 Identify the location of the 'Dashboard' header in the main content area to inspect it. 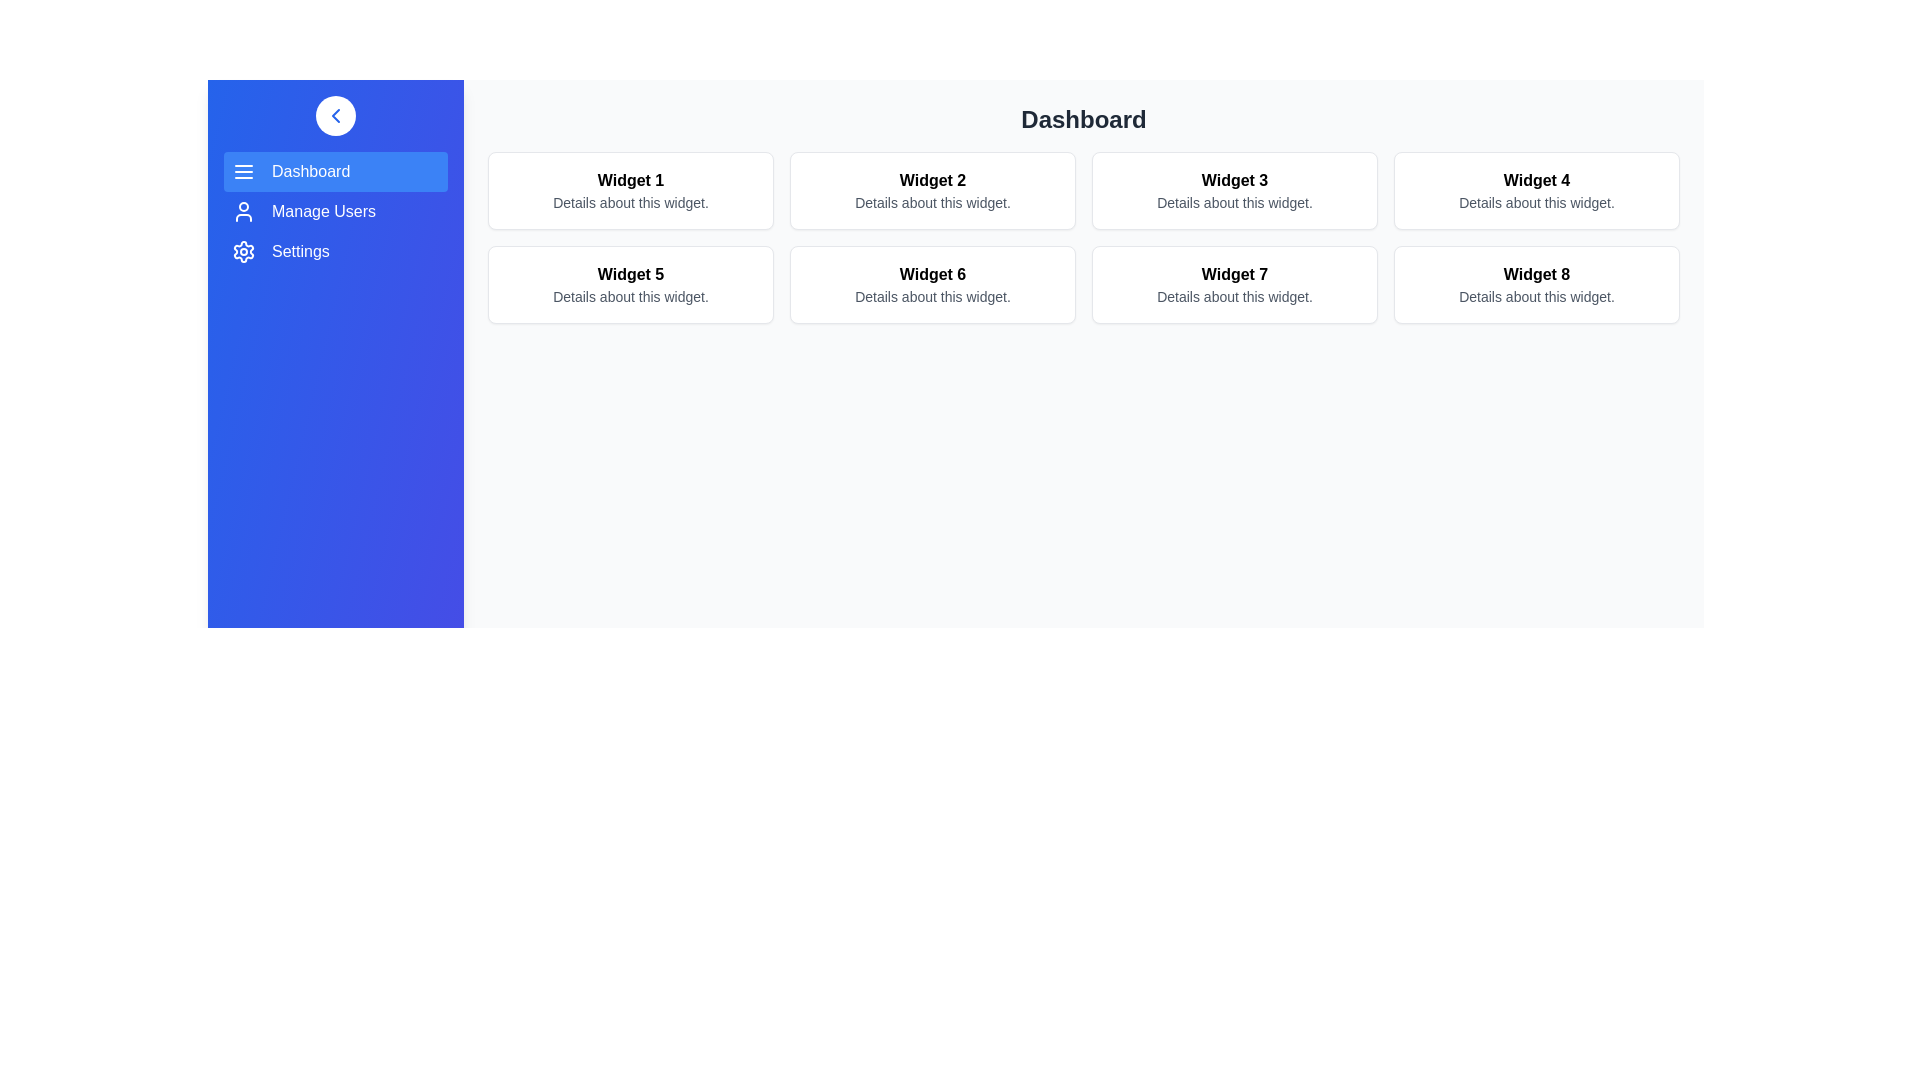
(1083, 119).